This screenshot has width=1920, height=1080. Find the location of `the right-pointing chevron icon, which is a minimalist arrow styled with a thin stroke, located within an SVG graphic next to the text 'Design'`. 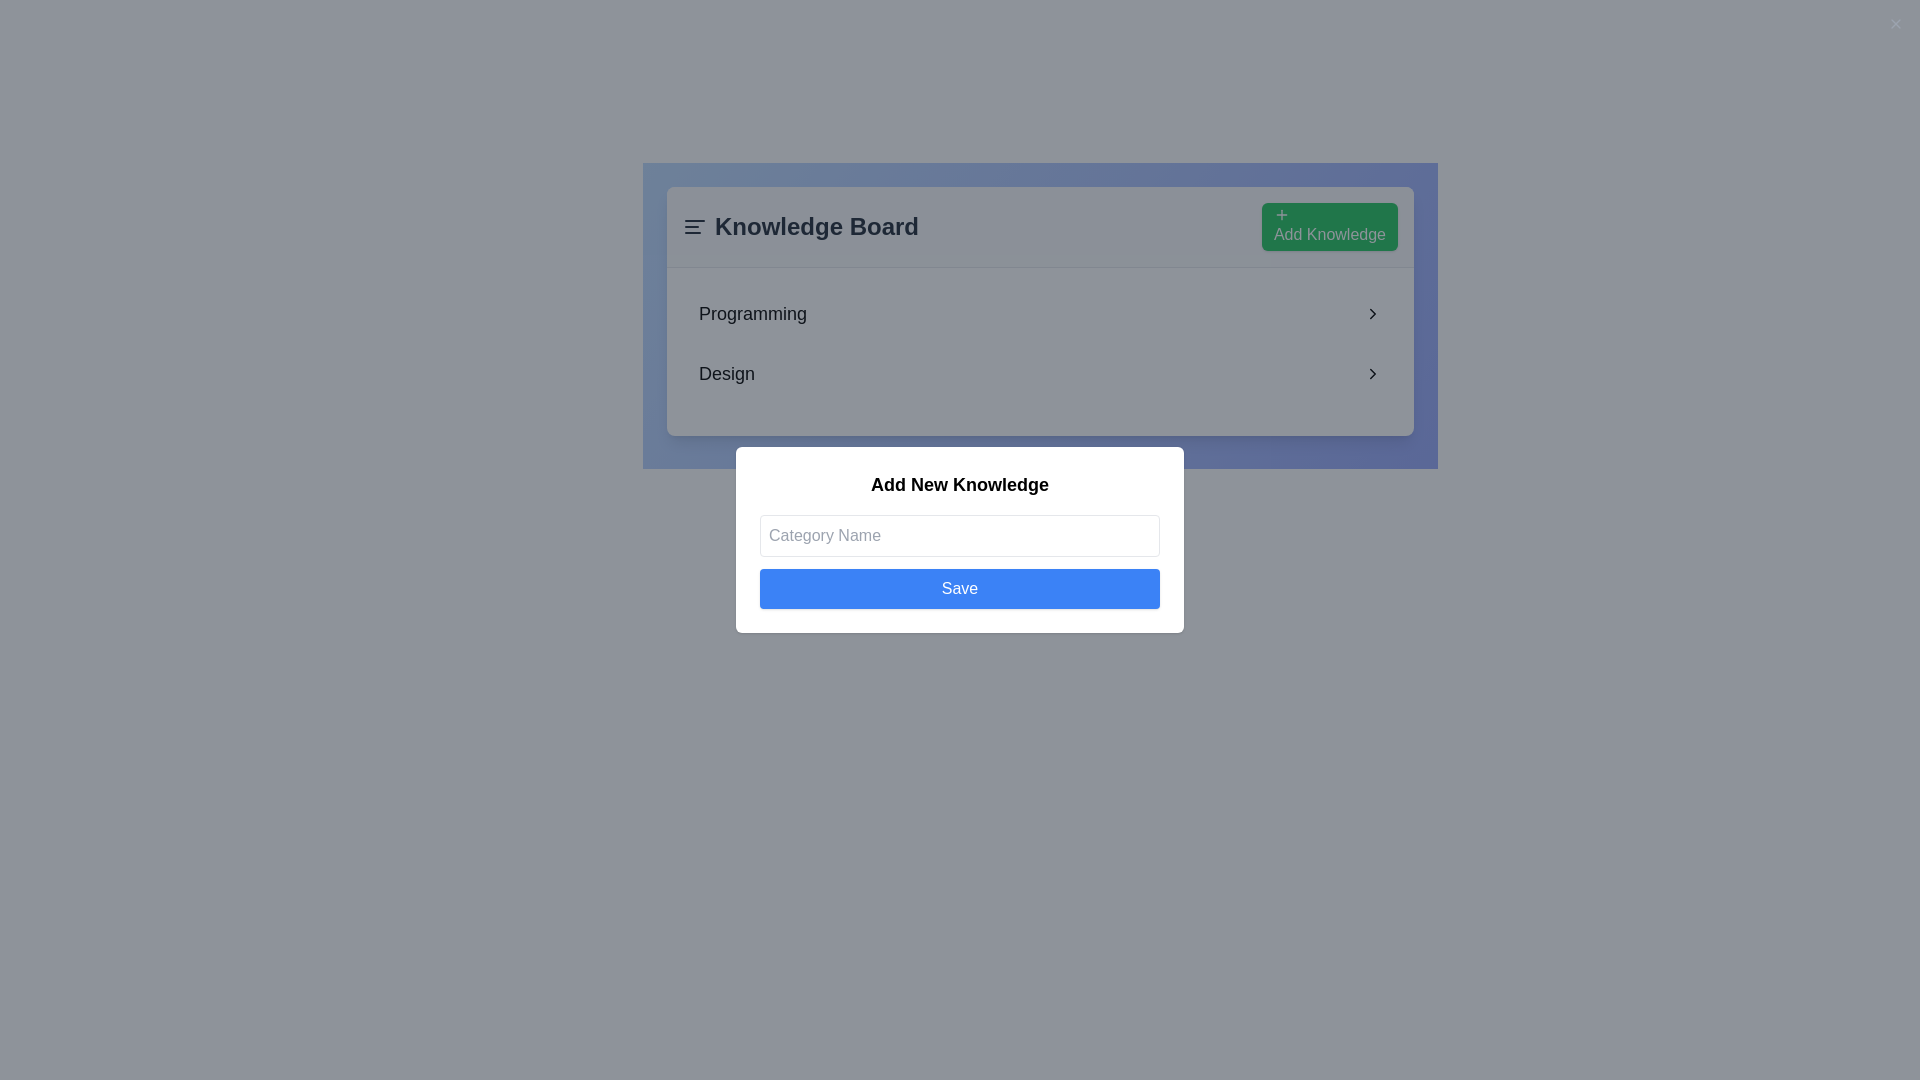

the right-pointing chevron icon, which is a minimalist arrow styled with a thin stroke, located within an SVG graphic next to the text 'Design' is located at coordinates (1371, 374).